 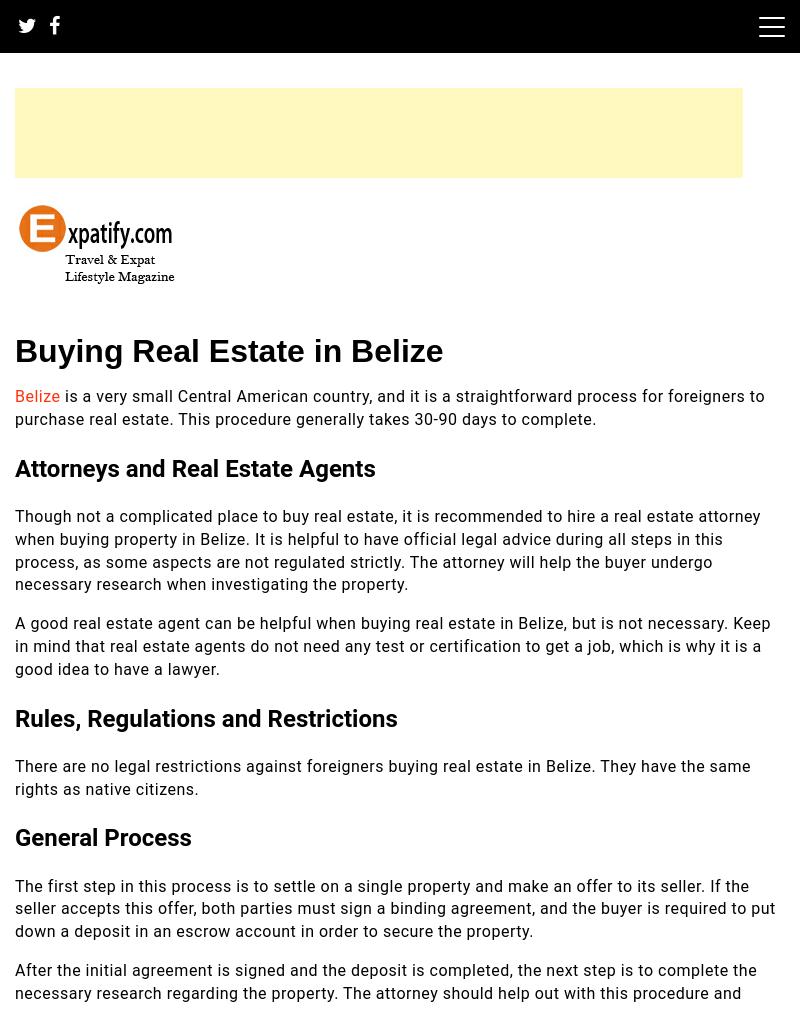 What do you see at coordinates (14, 645) in the screenshot?
I see `'A good real estate agent can be helpful when buying real estate in Belize, but is not necessary. Keep in mind that real estate agents do not need any test or certification to get a job, which is why it is a good idea to have a lawyer.'` at bounding box center [14, 645].